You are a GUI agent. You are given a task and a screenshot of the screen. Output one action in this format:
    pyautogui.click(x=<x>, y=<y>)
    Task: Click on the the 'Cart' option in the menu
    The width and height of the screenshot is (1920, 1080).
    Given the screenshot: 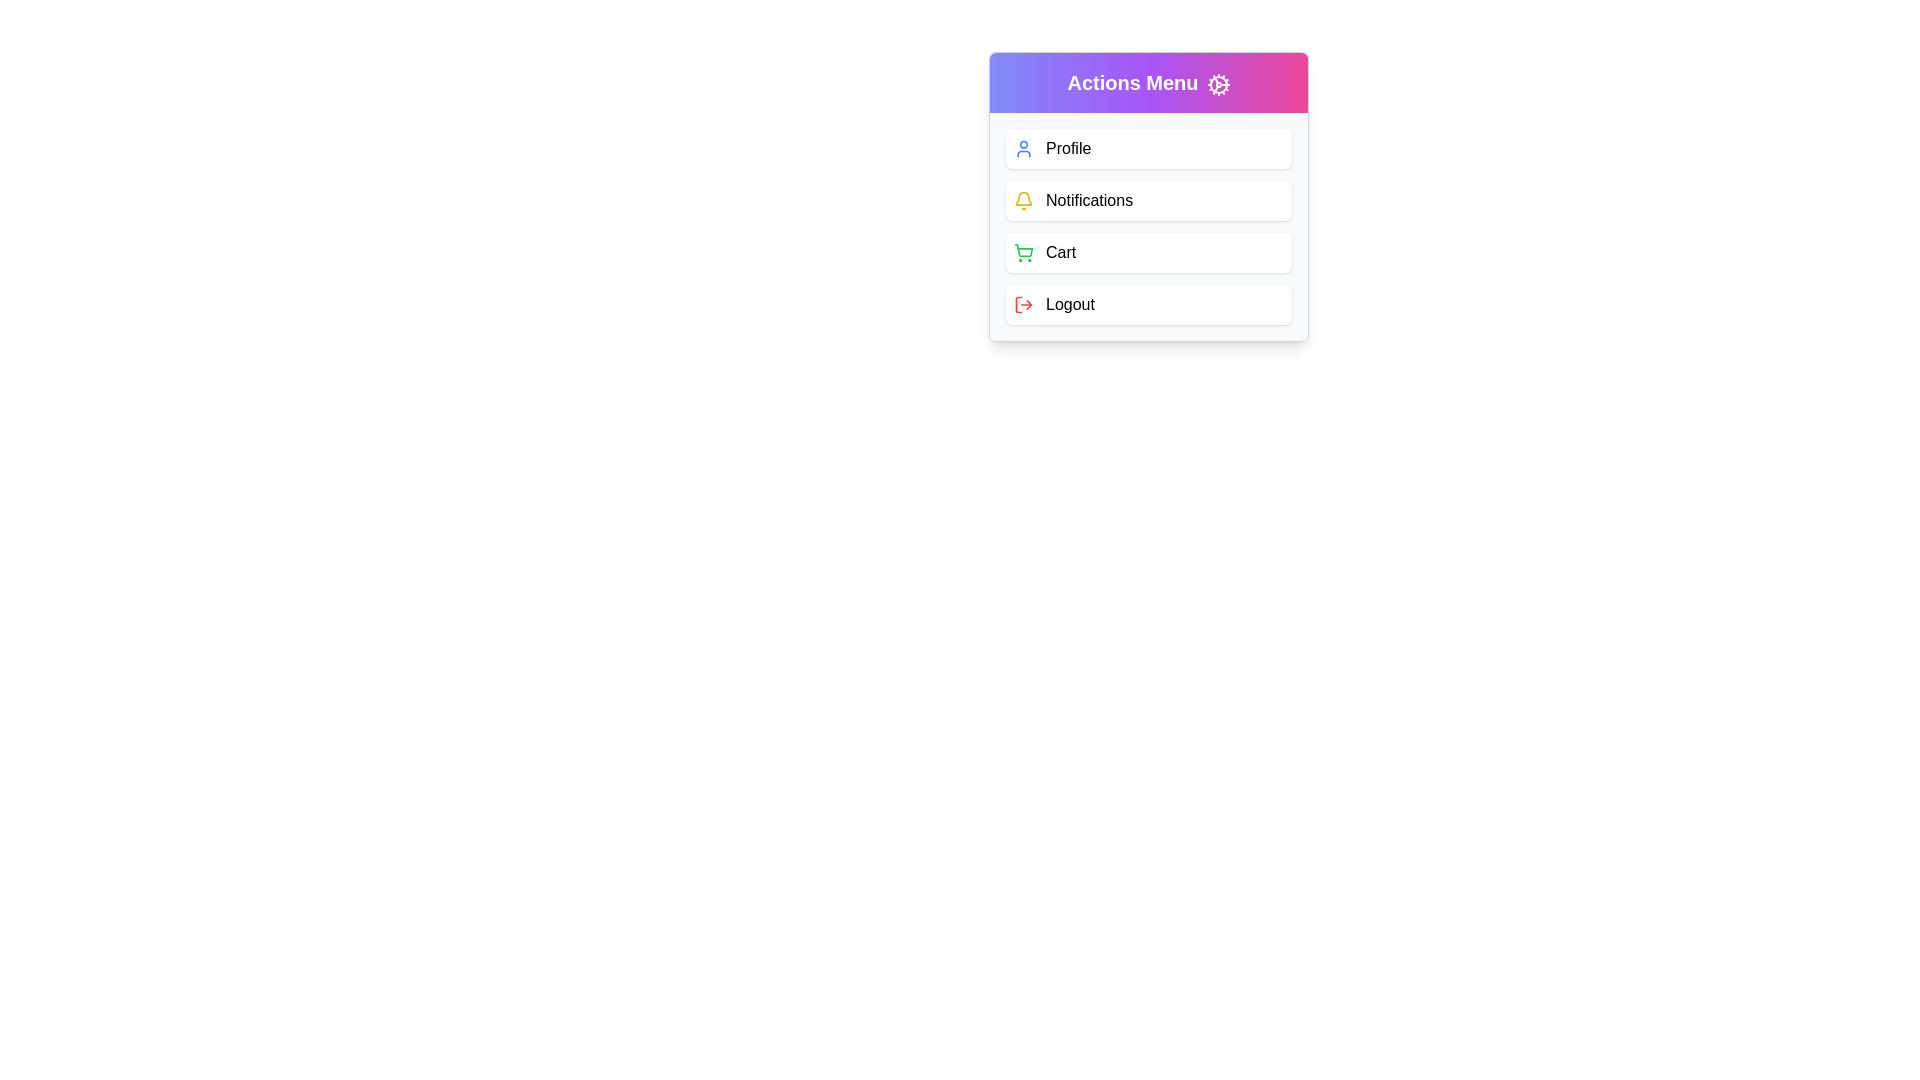 What is the action you would take?
    pyautogui.click(x=1148, y=252)
    